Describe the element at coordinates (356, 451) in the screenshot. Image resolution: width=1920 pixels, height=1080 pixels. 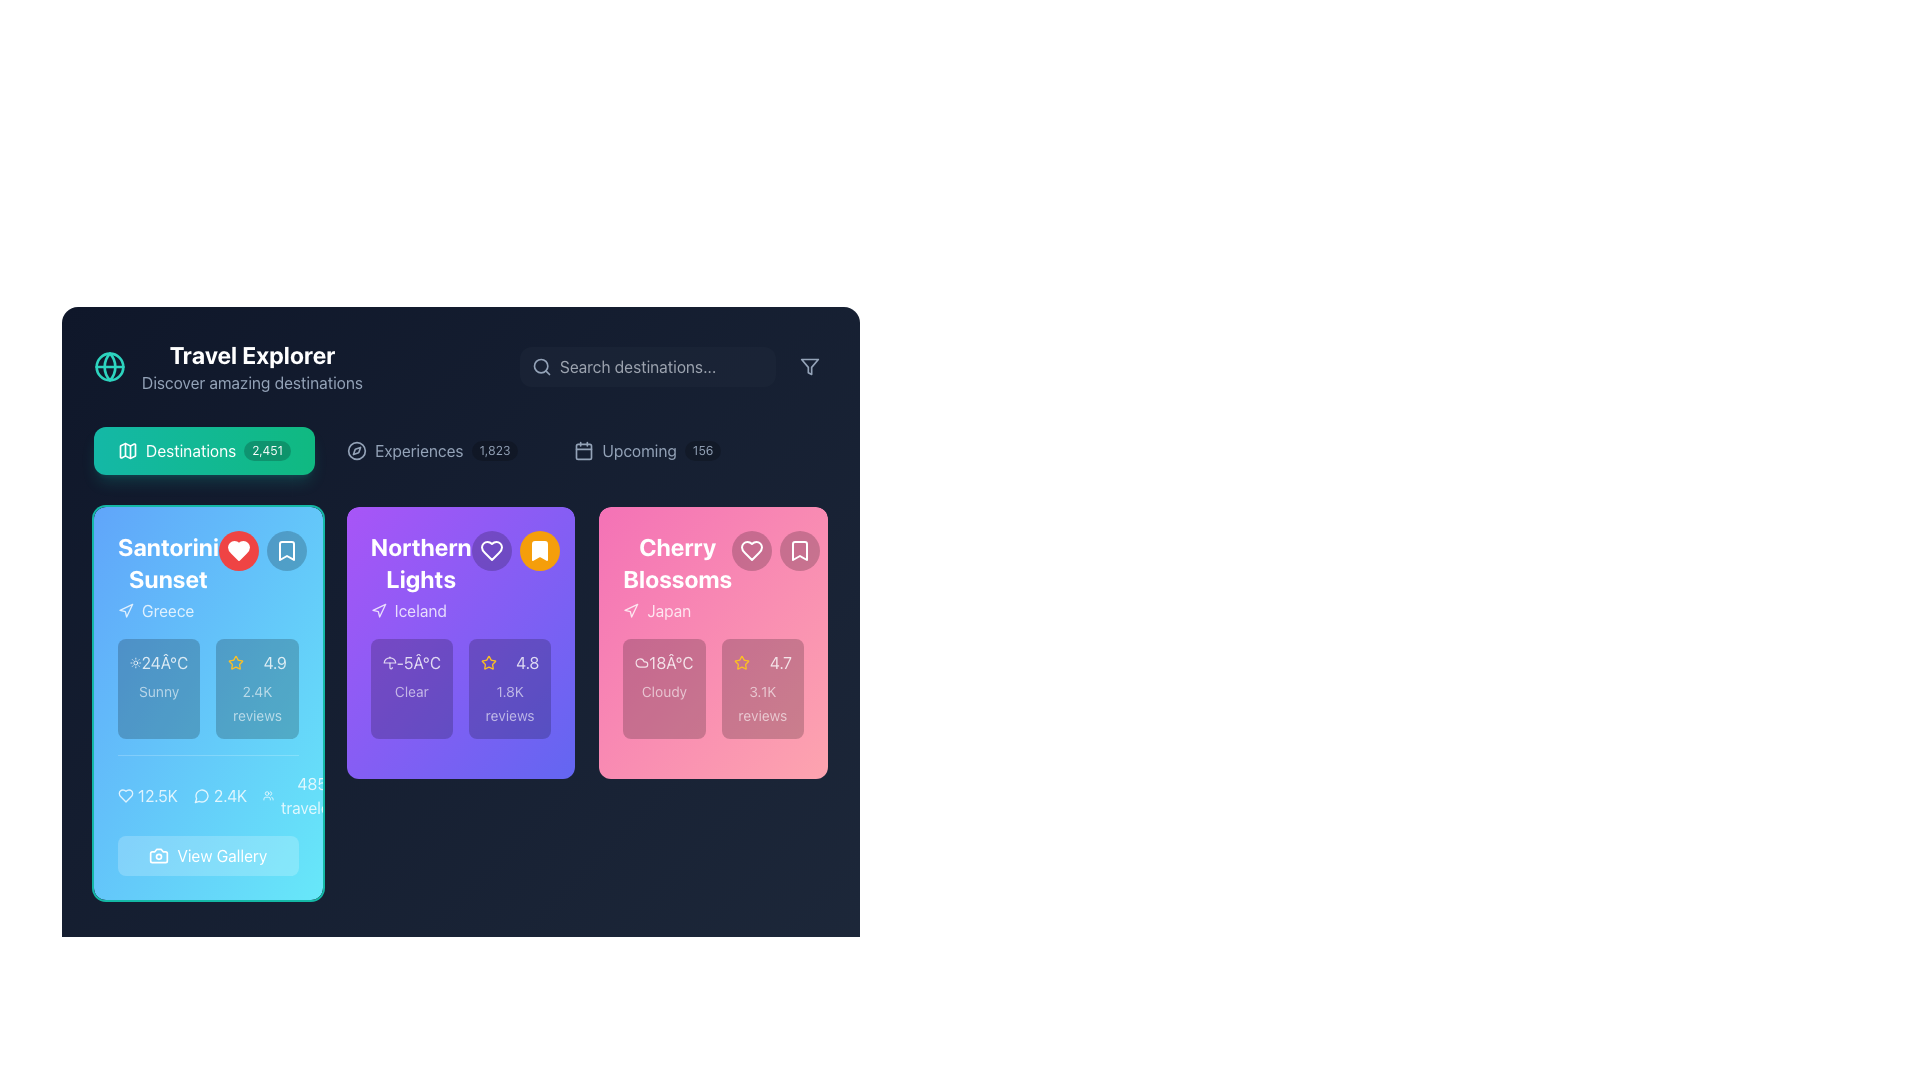
I see `the compass icon representing the 'Experiences' section` at that location.